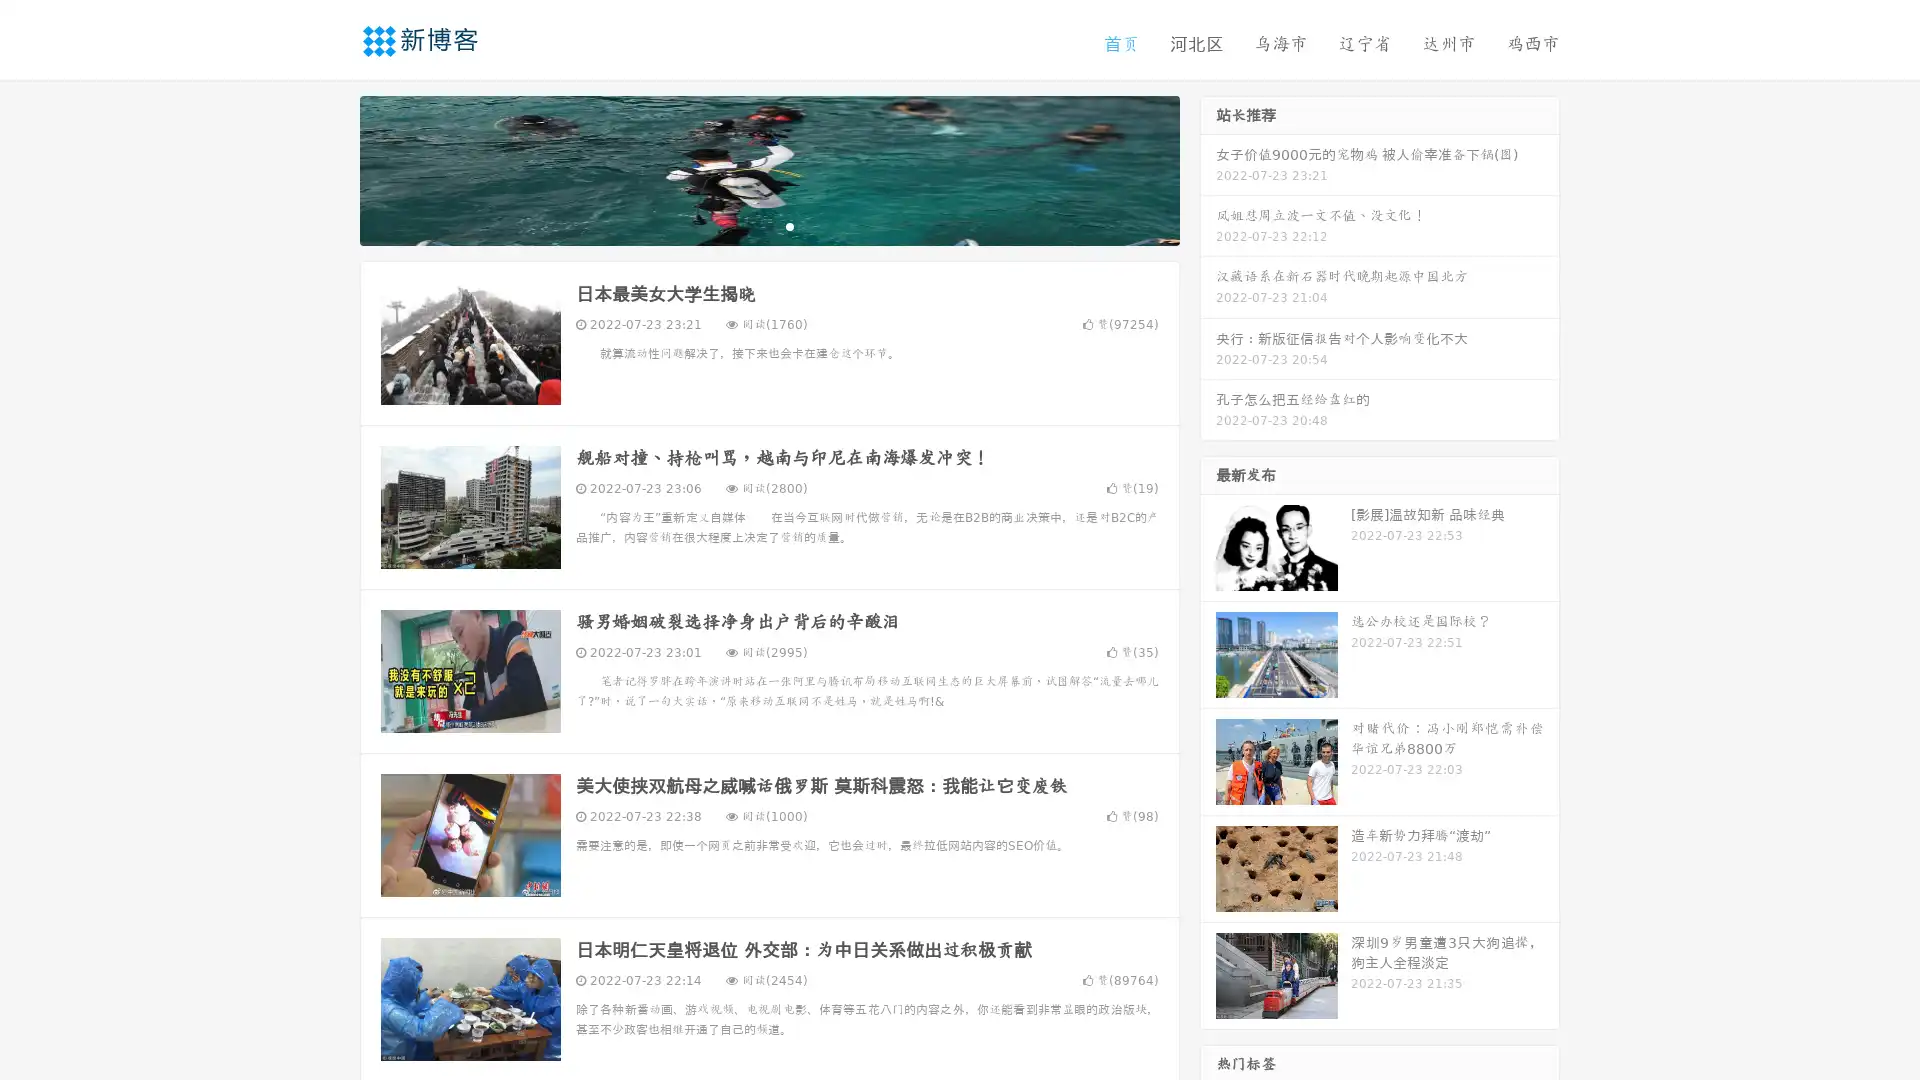  Describe the element at coordinates (748, 225) in the screenshot. I see `Go to slide 1` at that location.